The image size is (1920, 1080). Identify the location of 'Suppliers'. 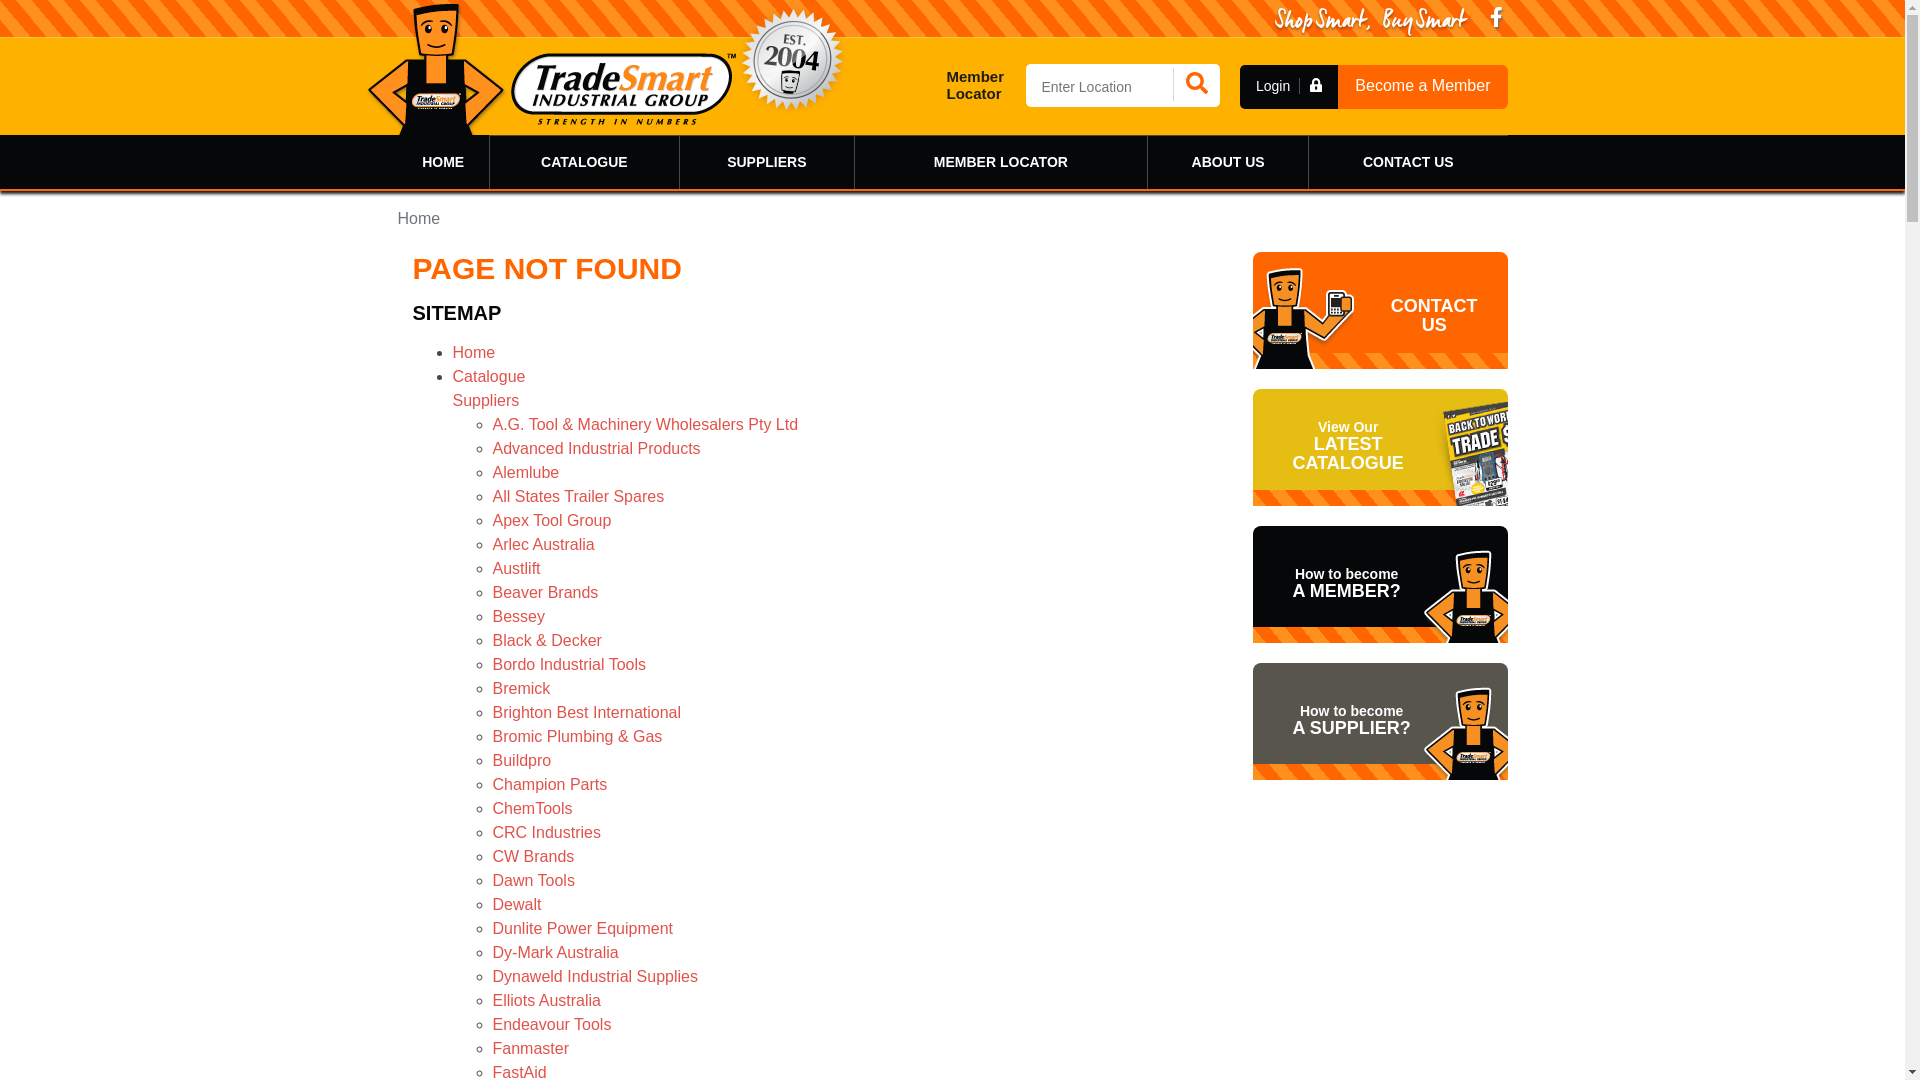
(450, 400).